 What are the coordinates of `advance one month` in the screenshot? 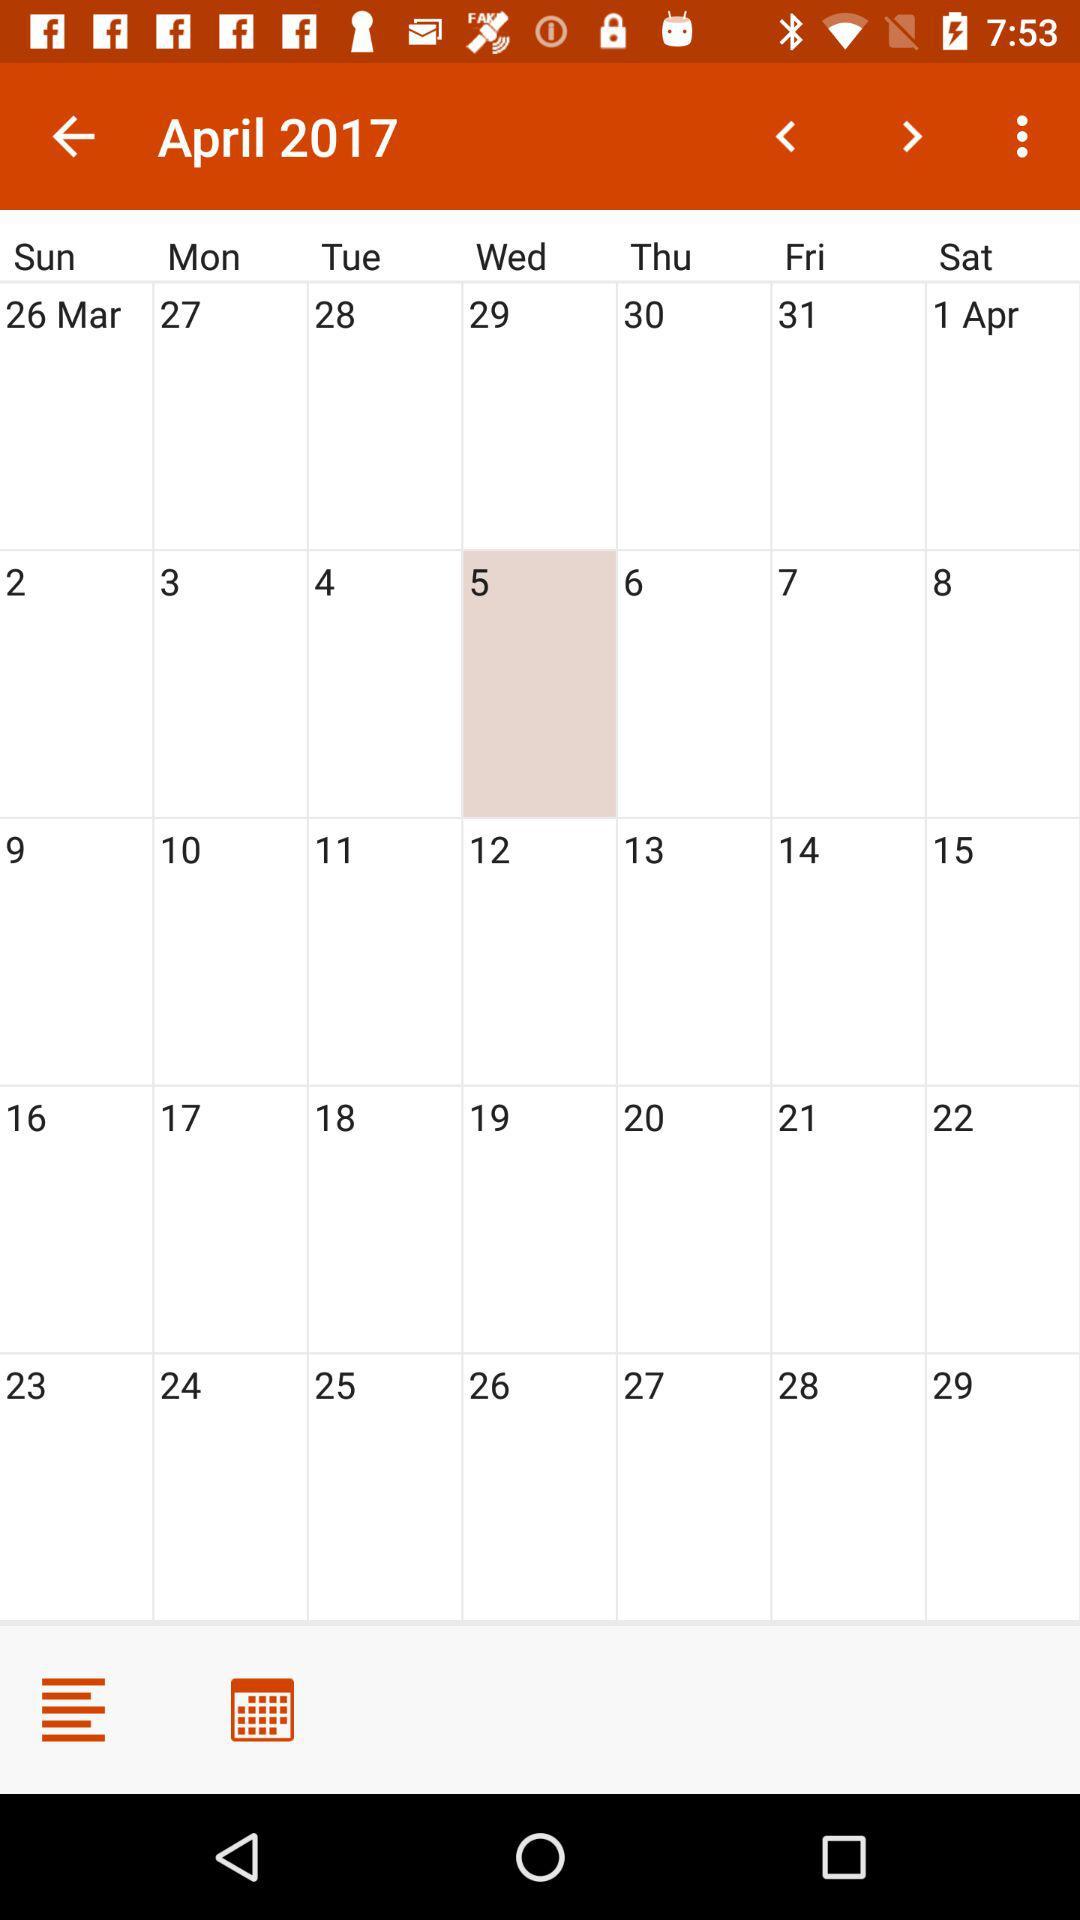 It's located at (911, 135).